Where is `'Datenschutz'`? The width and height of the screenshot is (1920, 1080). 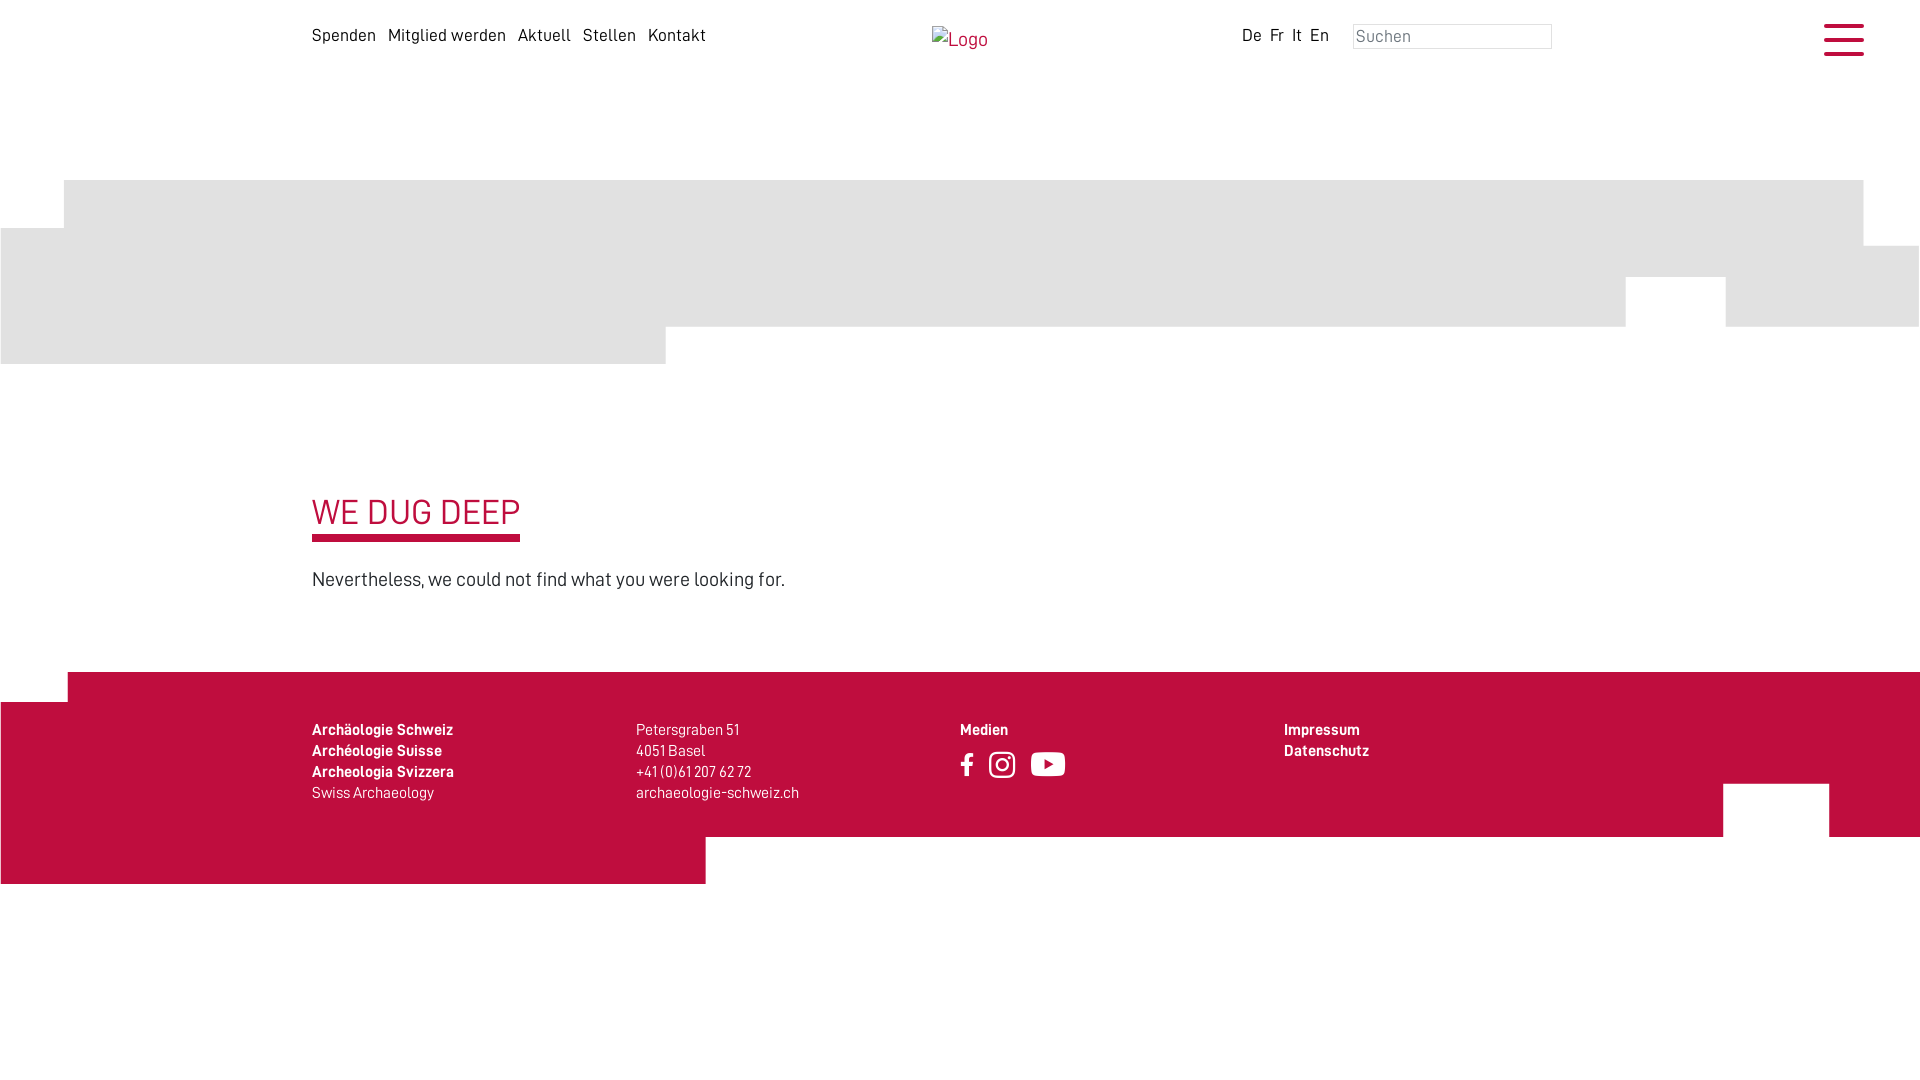
'Datenschutz' is located at coordinates (1283, 751).